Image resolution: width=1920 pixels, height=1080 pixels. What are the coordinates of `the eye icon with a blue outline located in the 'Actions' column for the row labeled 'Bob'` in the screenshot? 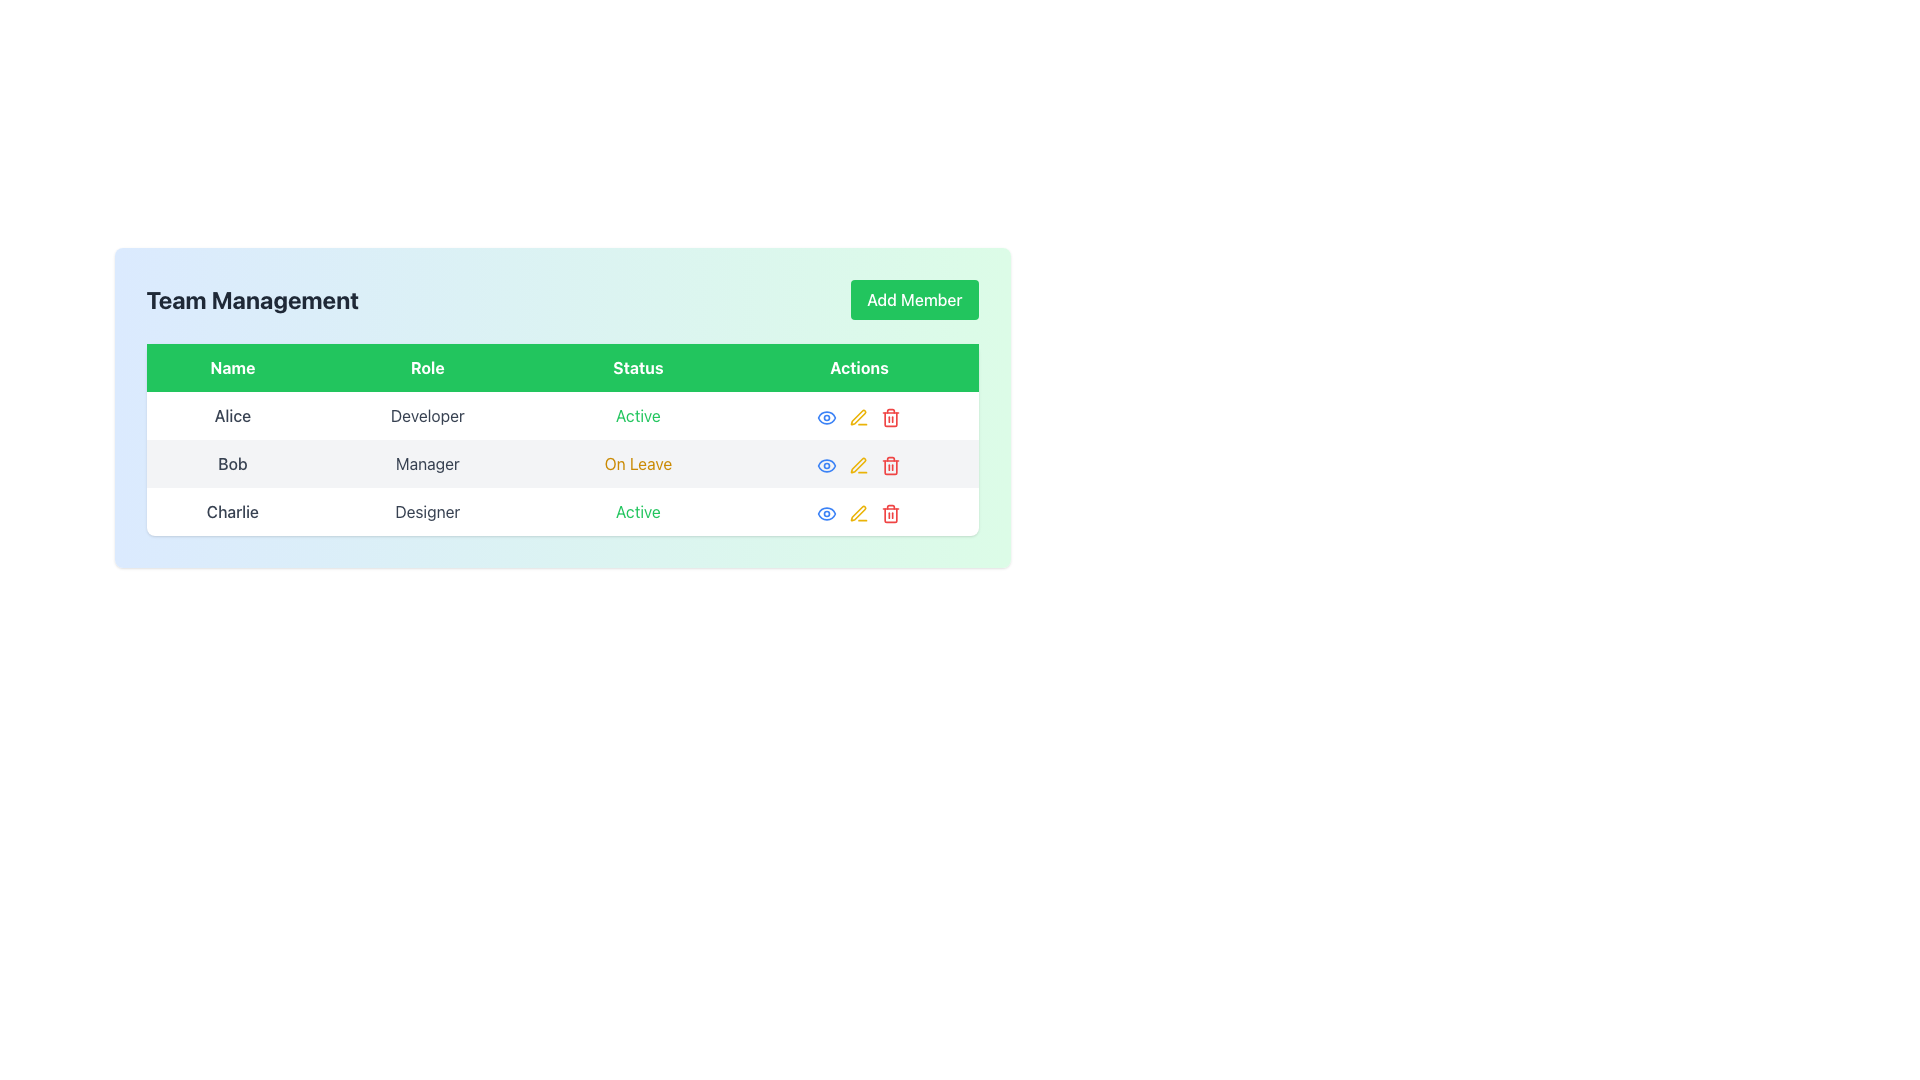 It's located at (827, 465).